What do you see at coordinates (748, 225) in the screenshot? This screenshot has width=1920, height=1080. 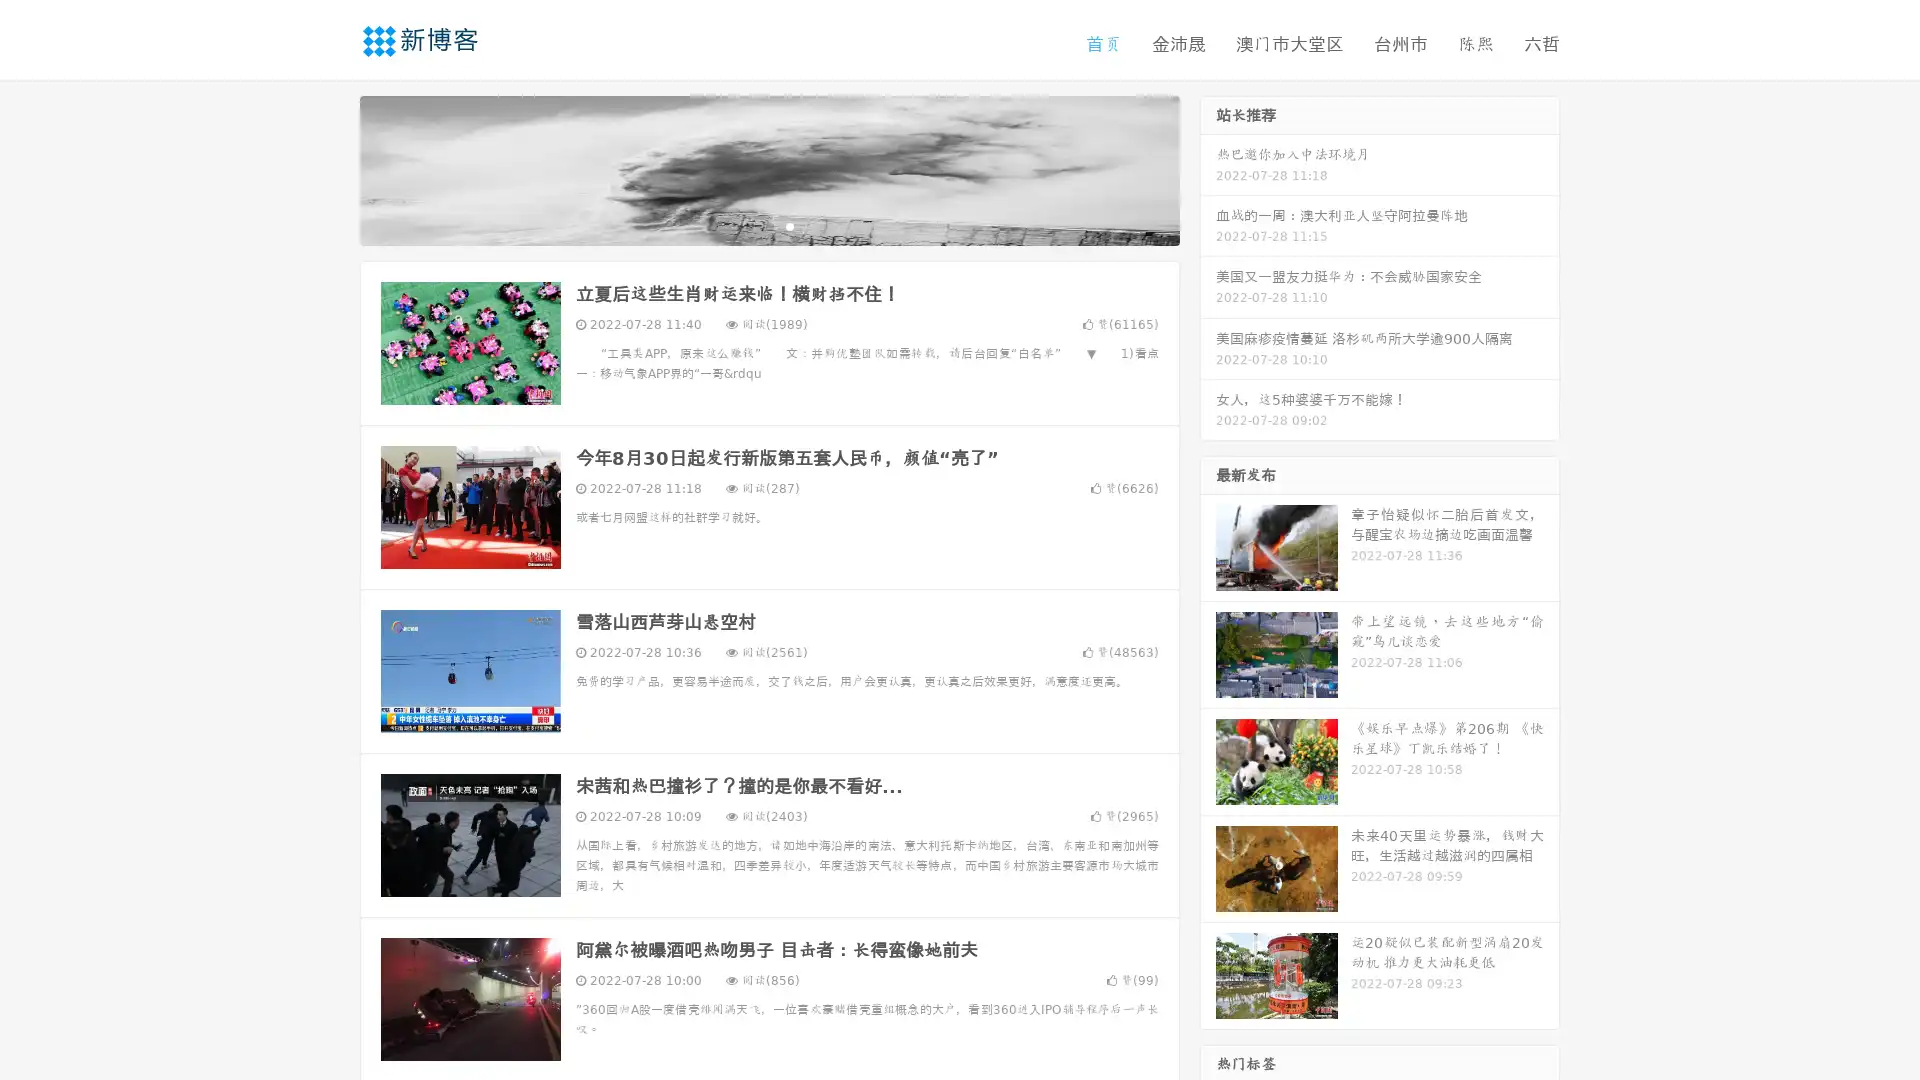 I see `Go to slide 1` at bounding box center [748, 225].